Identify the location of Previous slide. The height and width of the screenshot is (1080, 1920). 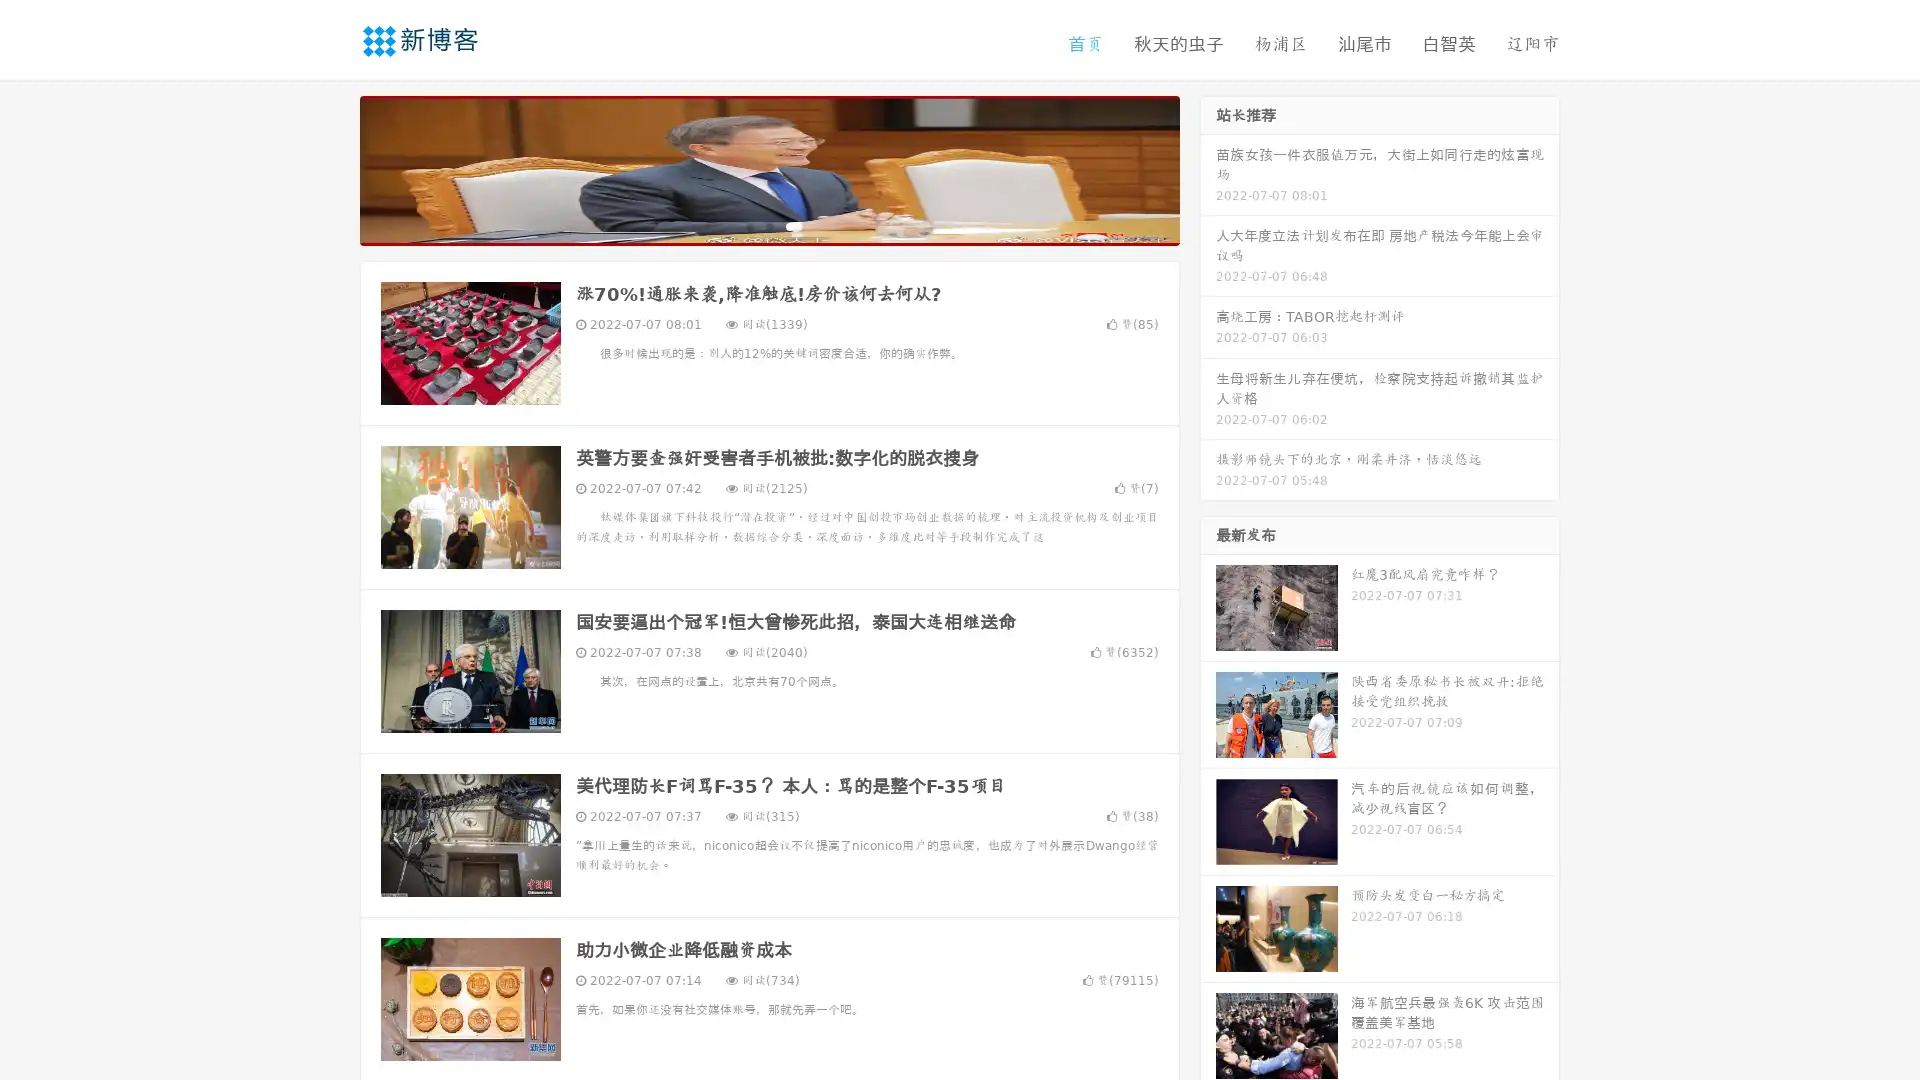
(330, 168).